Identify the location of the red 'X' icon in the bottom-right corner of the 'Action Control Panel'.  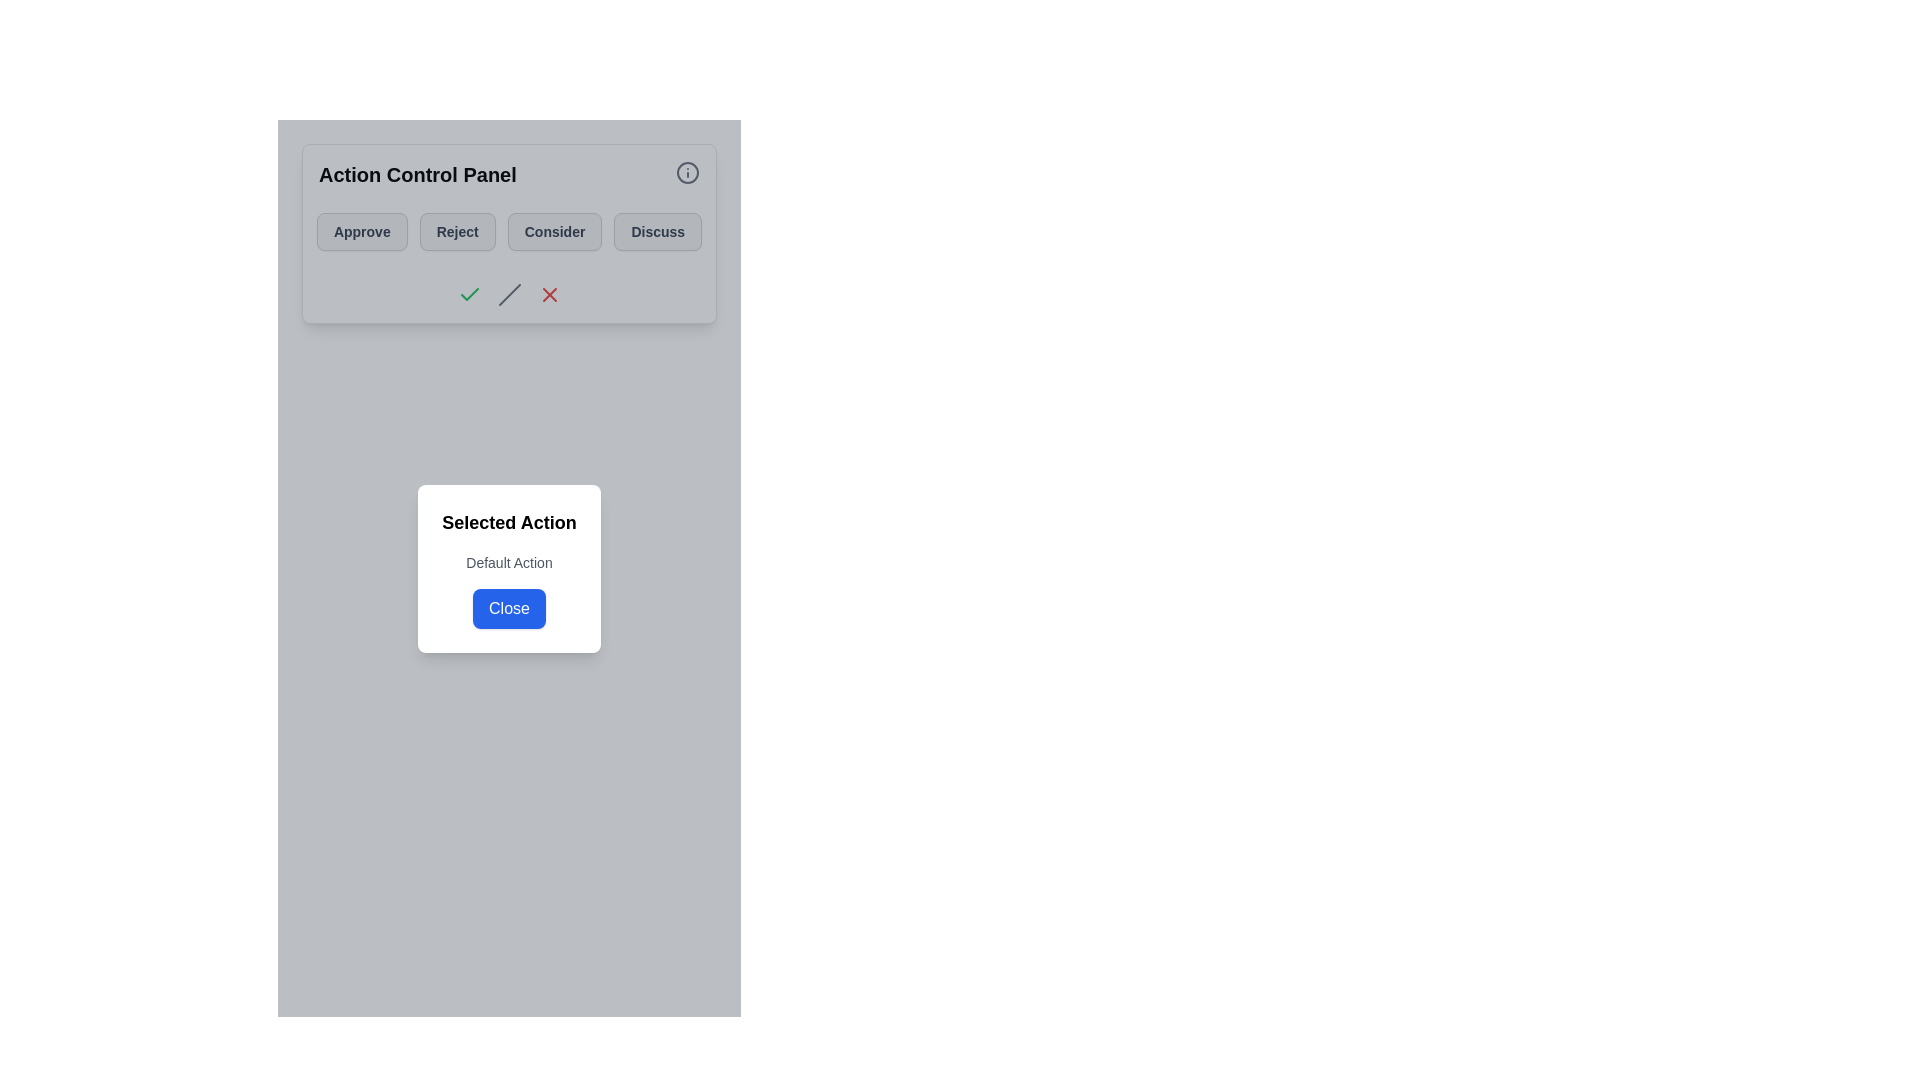
(549, 294).